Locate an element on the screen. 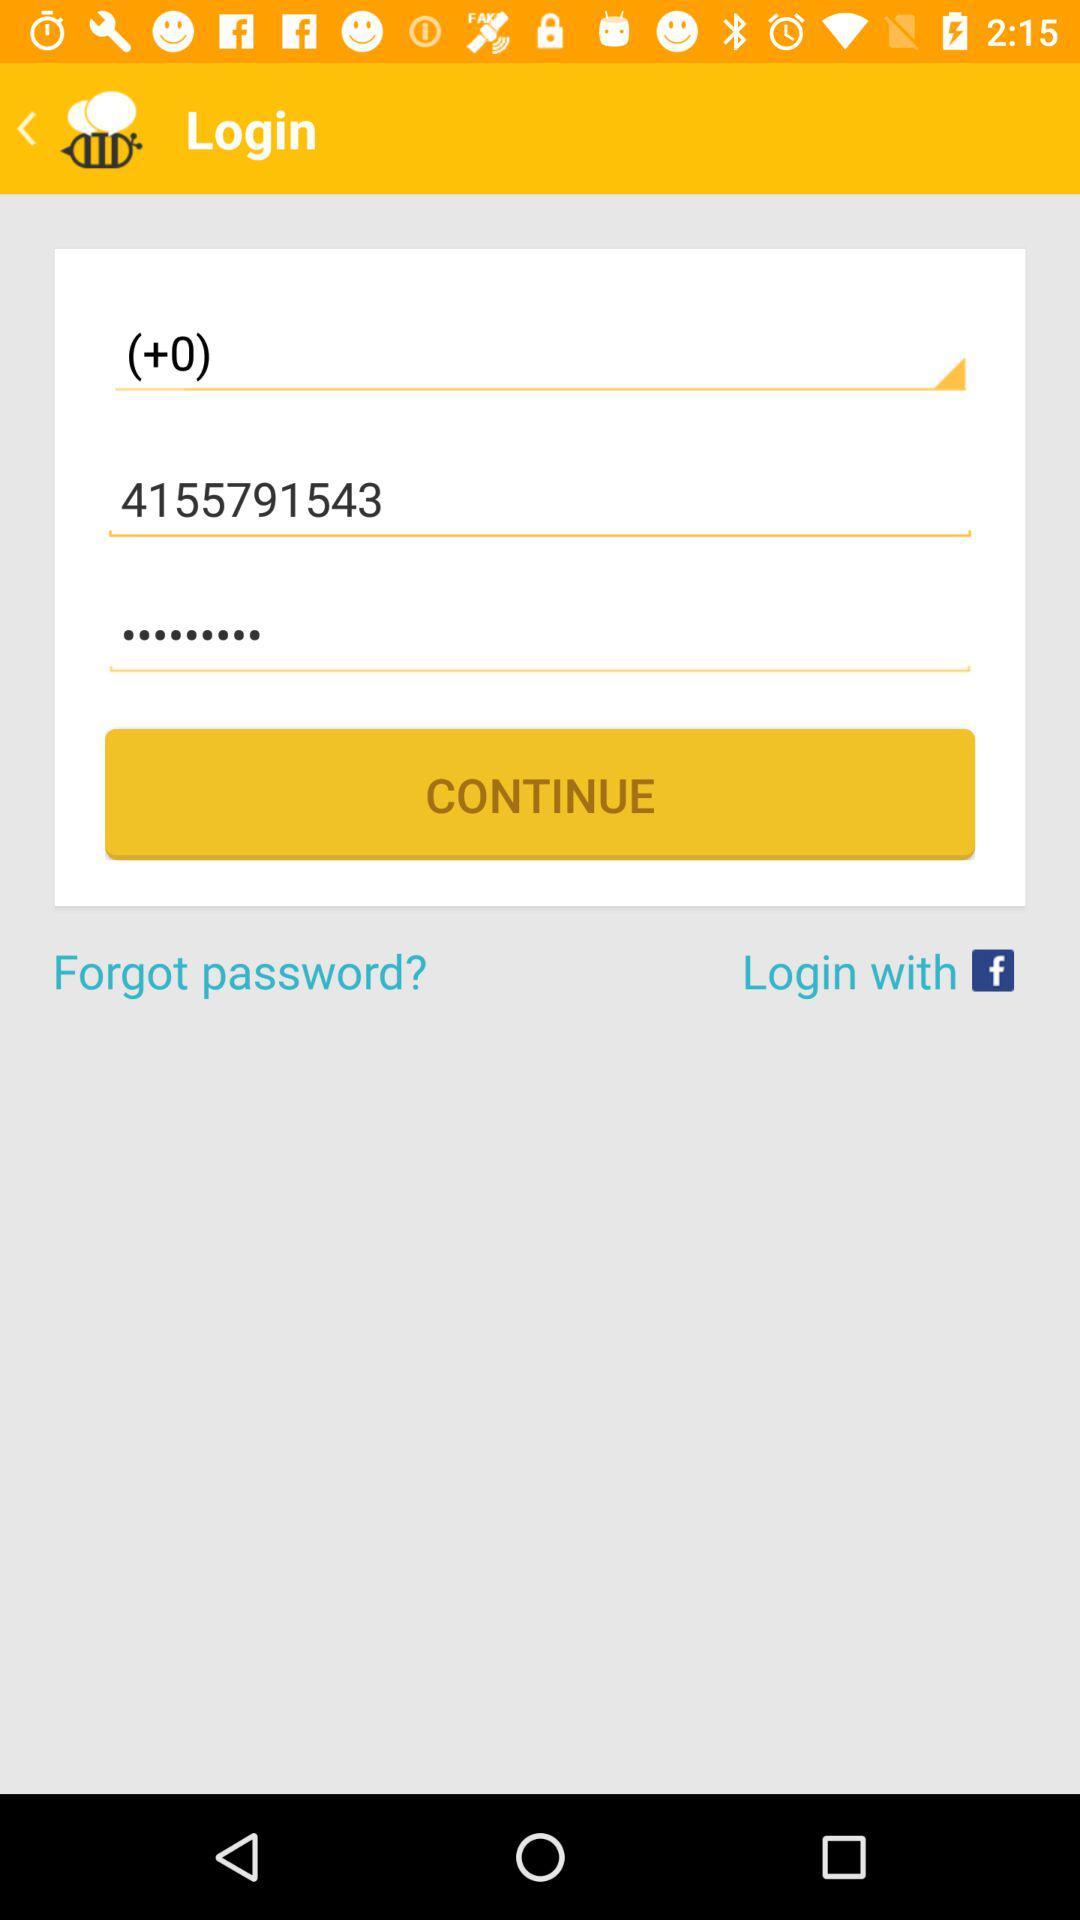 This screenshot has height=1920, width=1080. the crowd3116 icon is located at coordinates (540, 633).